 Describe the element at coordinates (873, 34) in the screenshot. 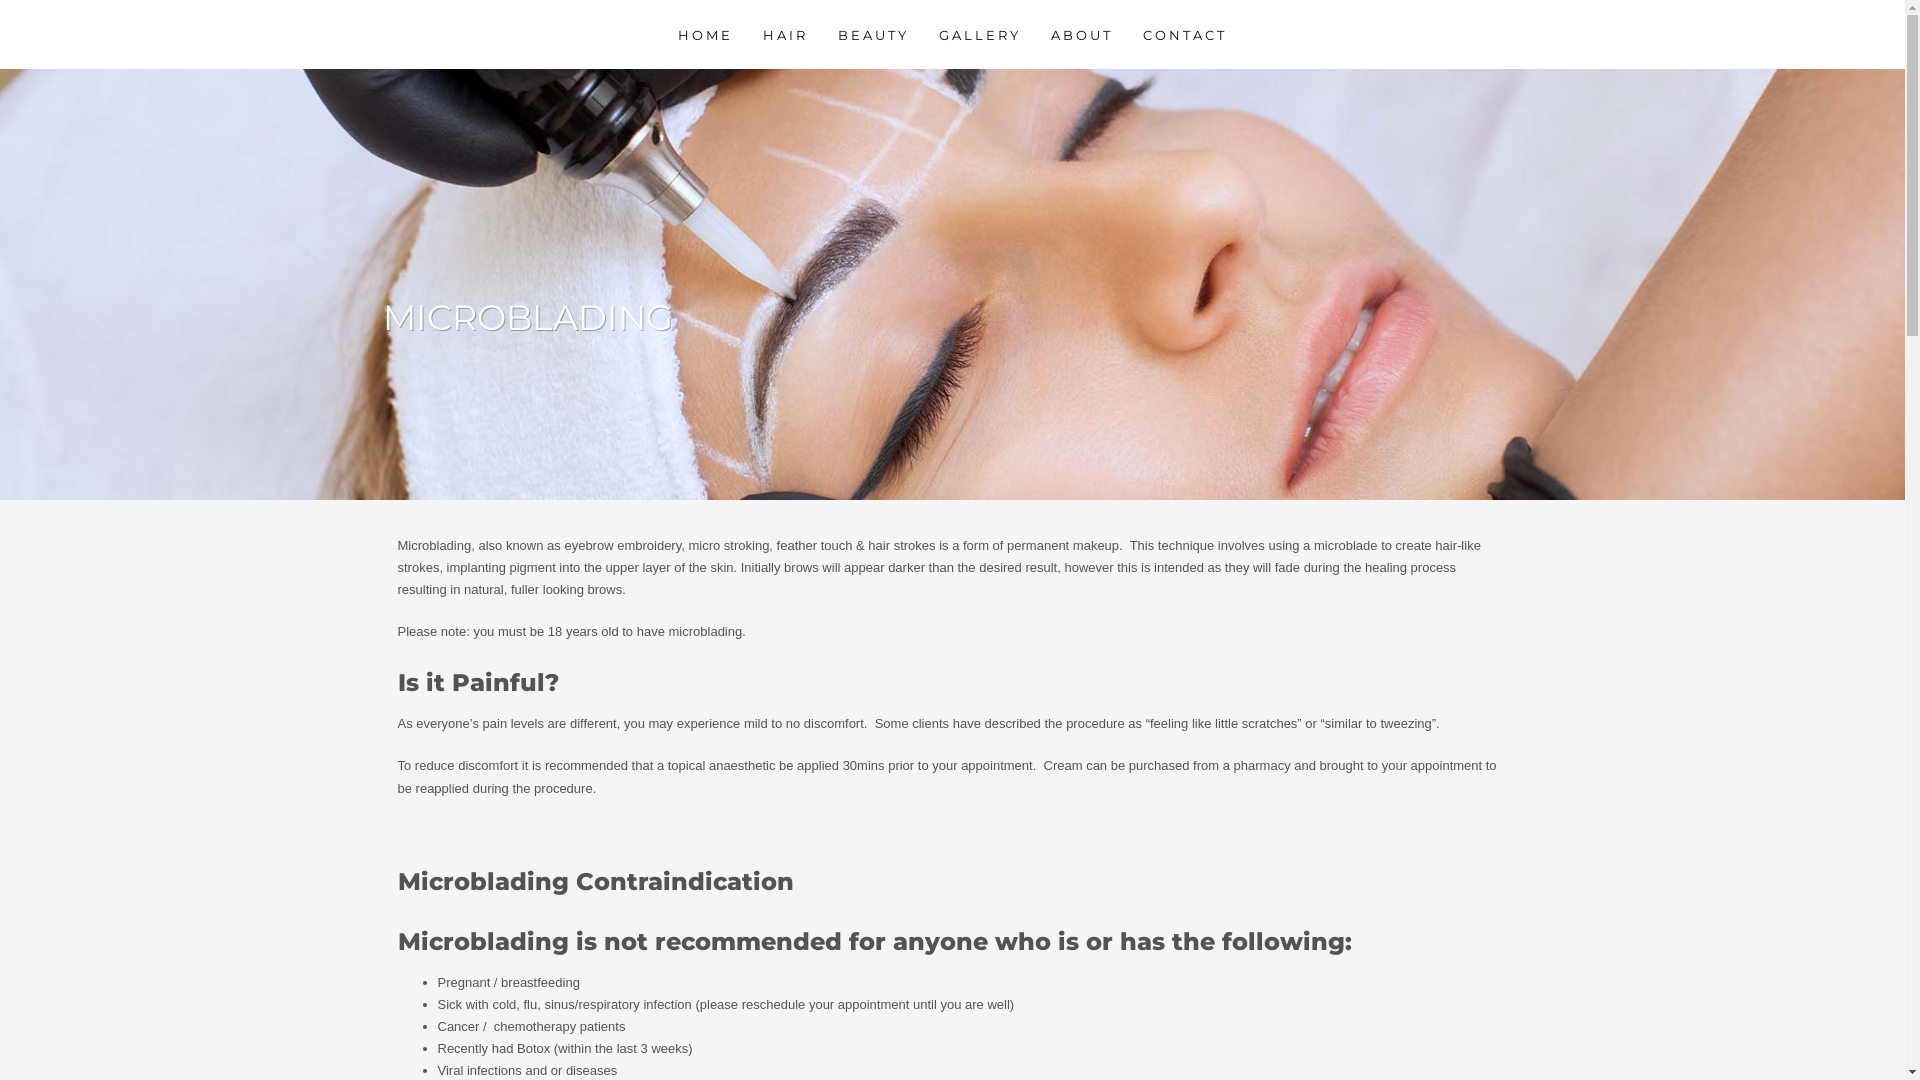

I see `'BEAUTY'` at that location.